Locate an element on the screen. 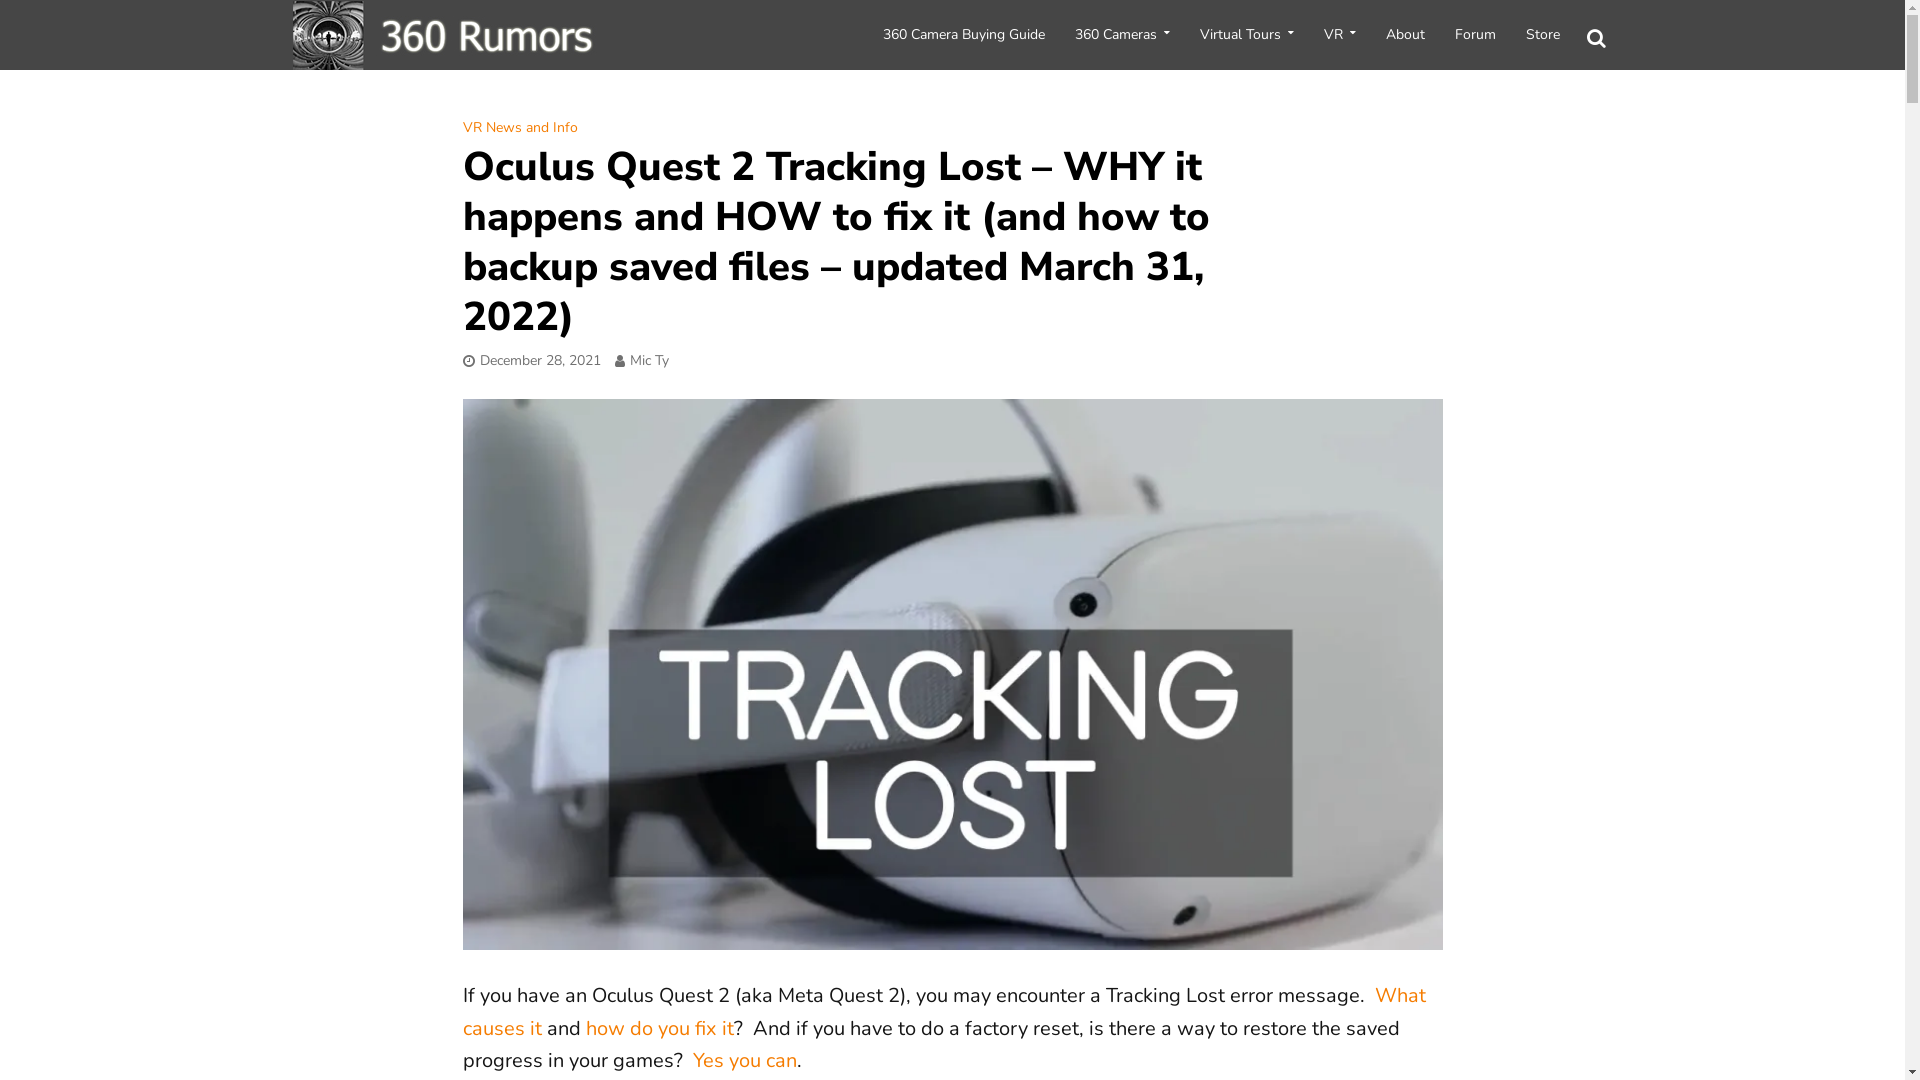 This screenshot has width=1920, height=1080. 'Yes you can' is located at coordinates (691, 1061).